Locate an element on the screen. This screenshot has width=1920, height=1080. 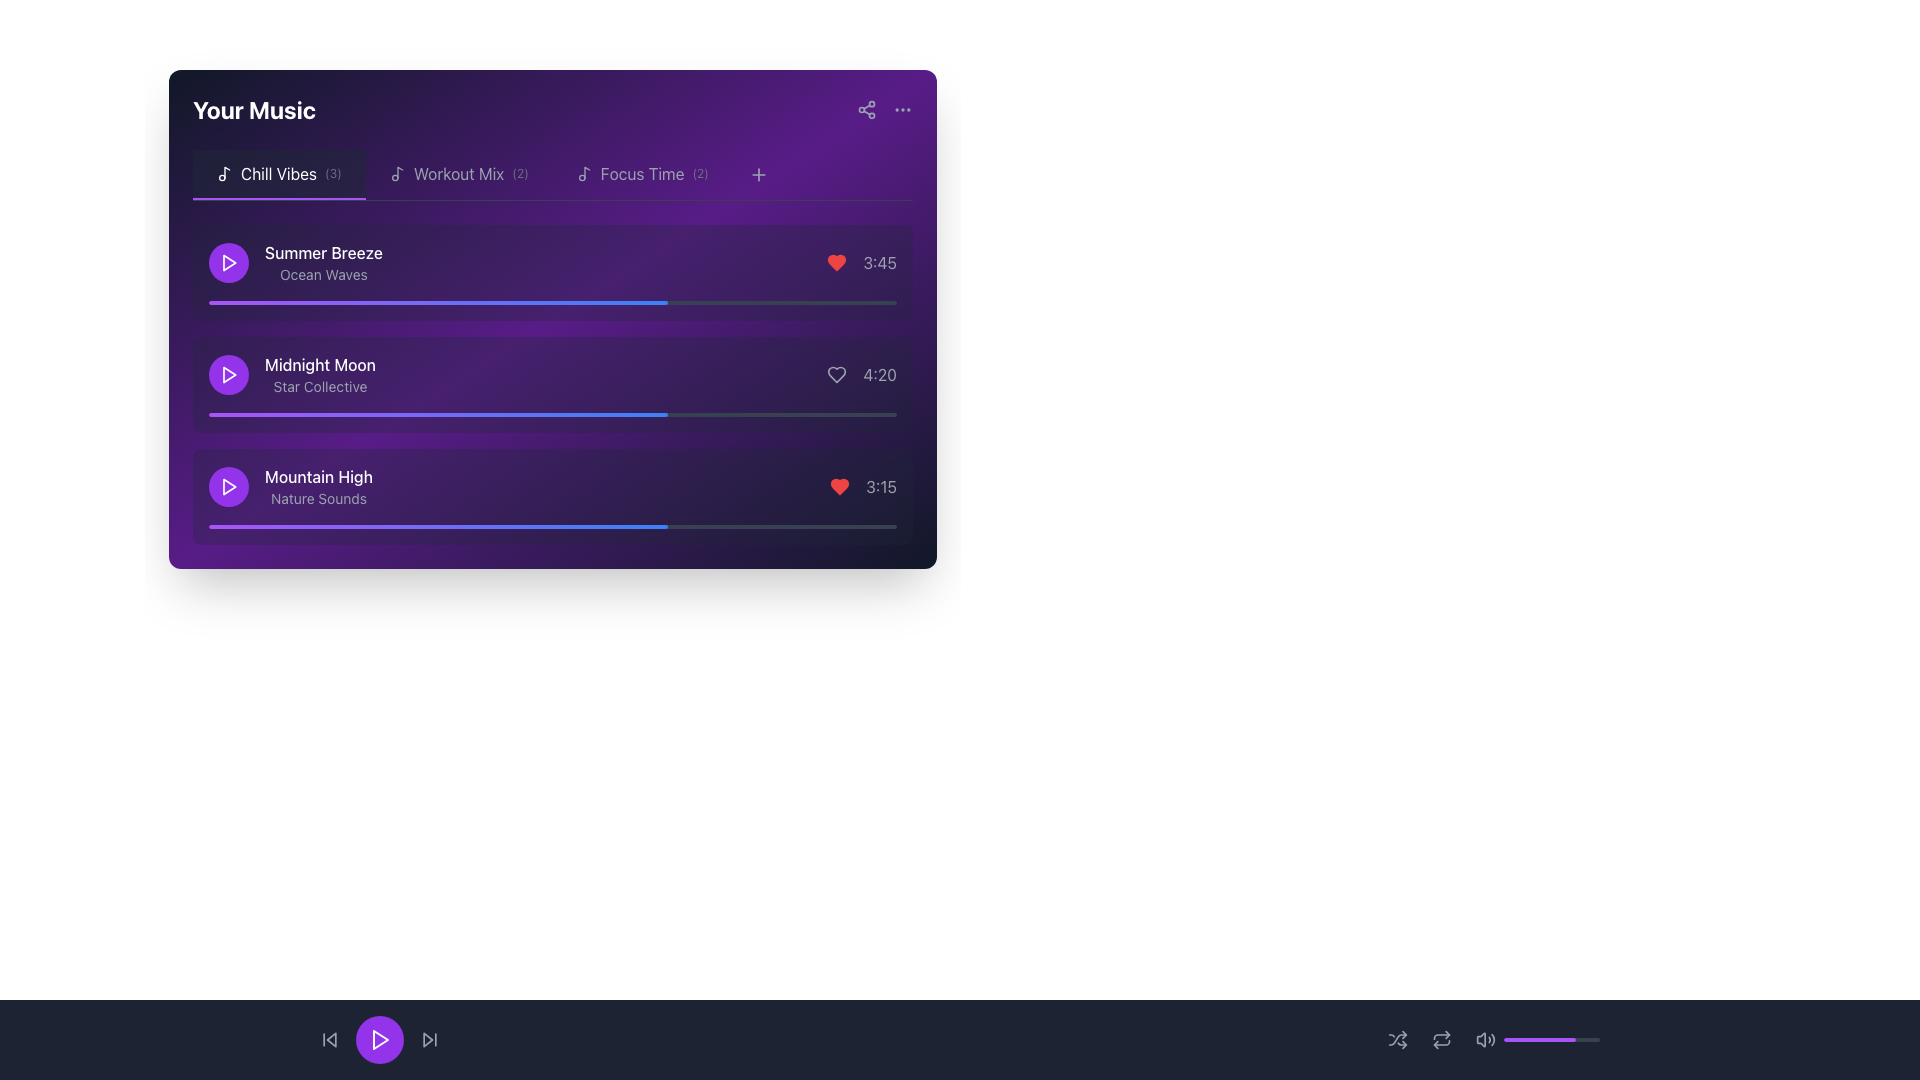
the text label displaying the title and description of a track in the 'Chill Vibes' section, located in the third row of the list is located at coordinates (317, 486).